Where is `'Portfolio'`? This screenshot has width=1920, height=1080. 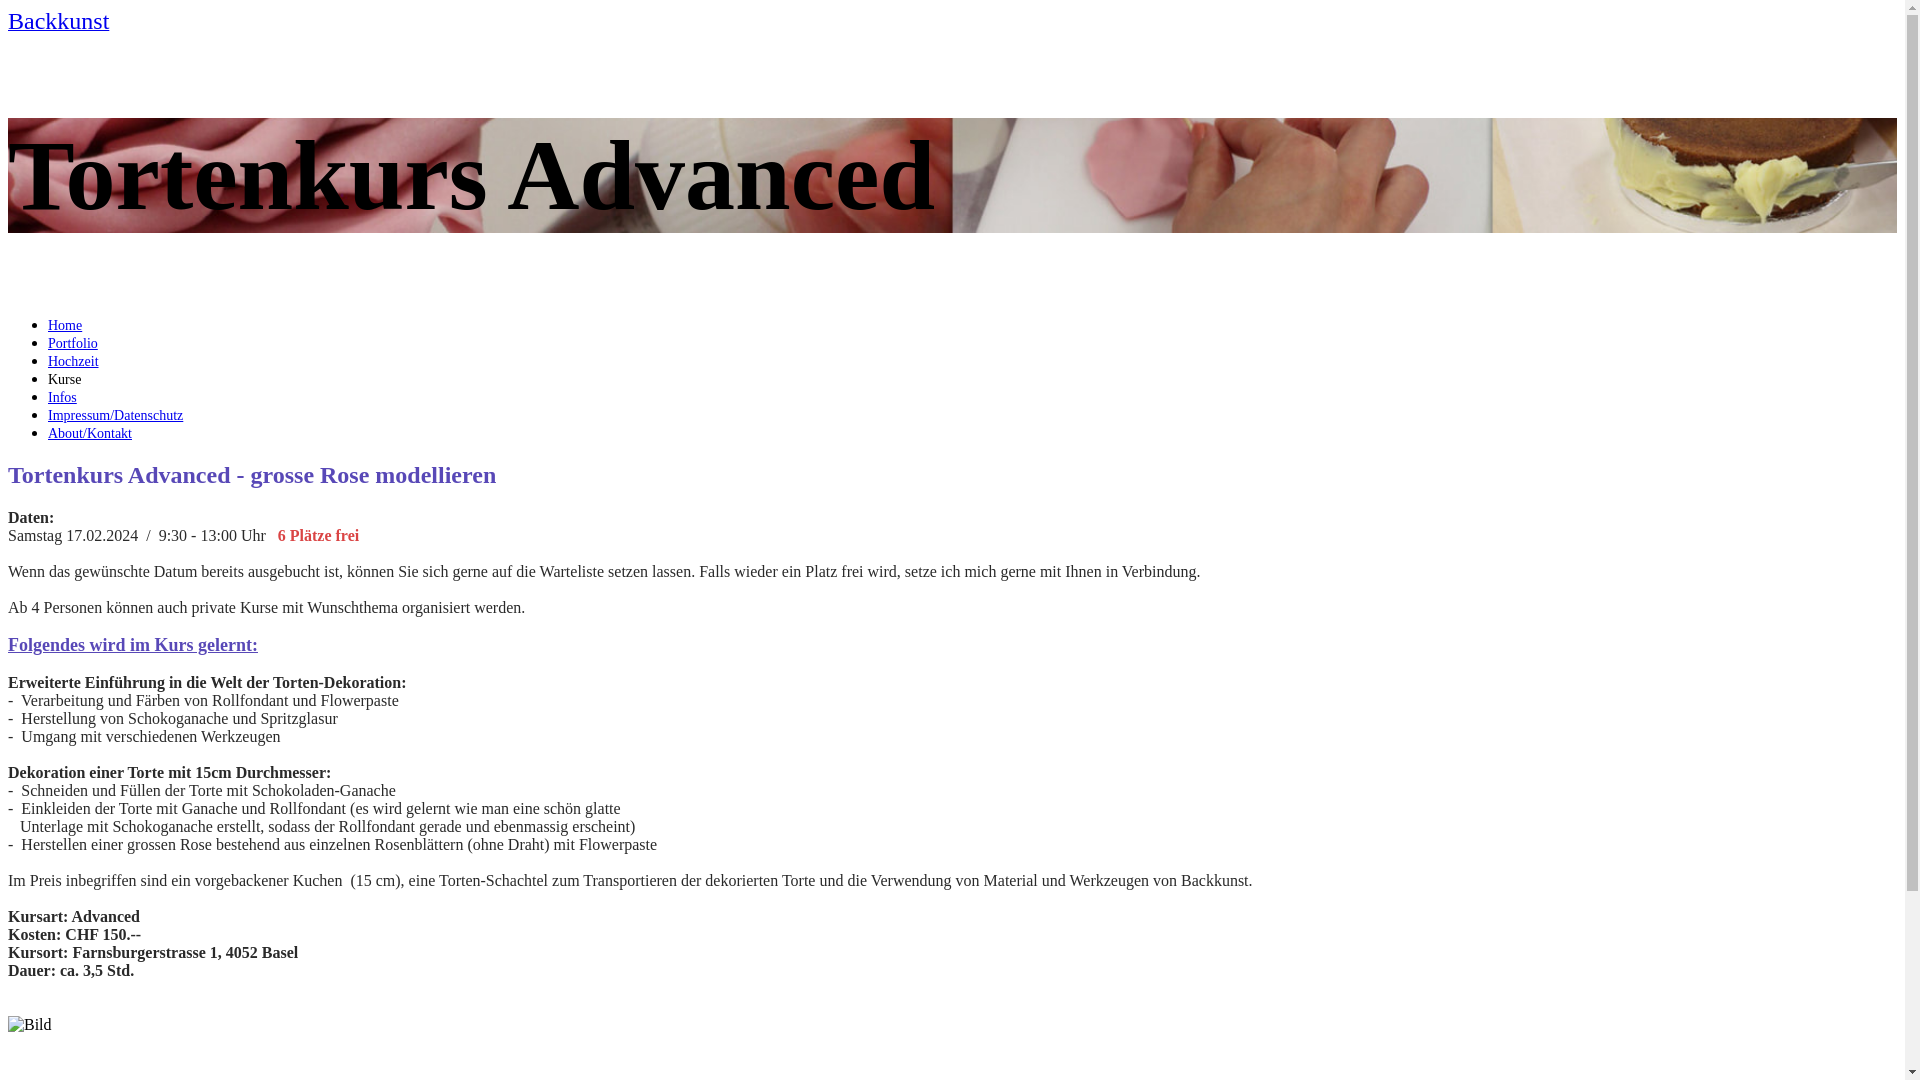 'Portfolio' is located at coordinates (72, 342).